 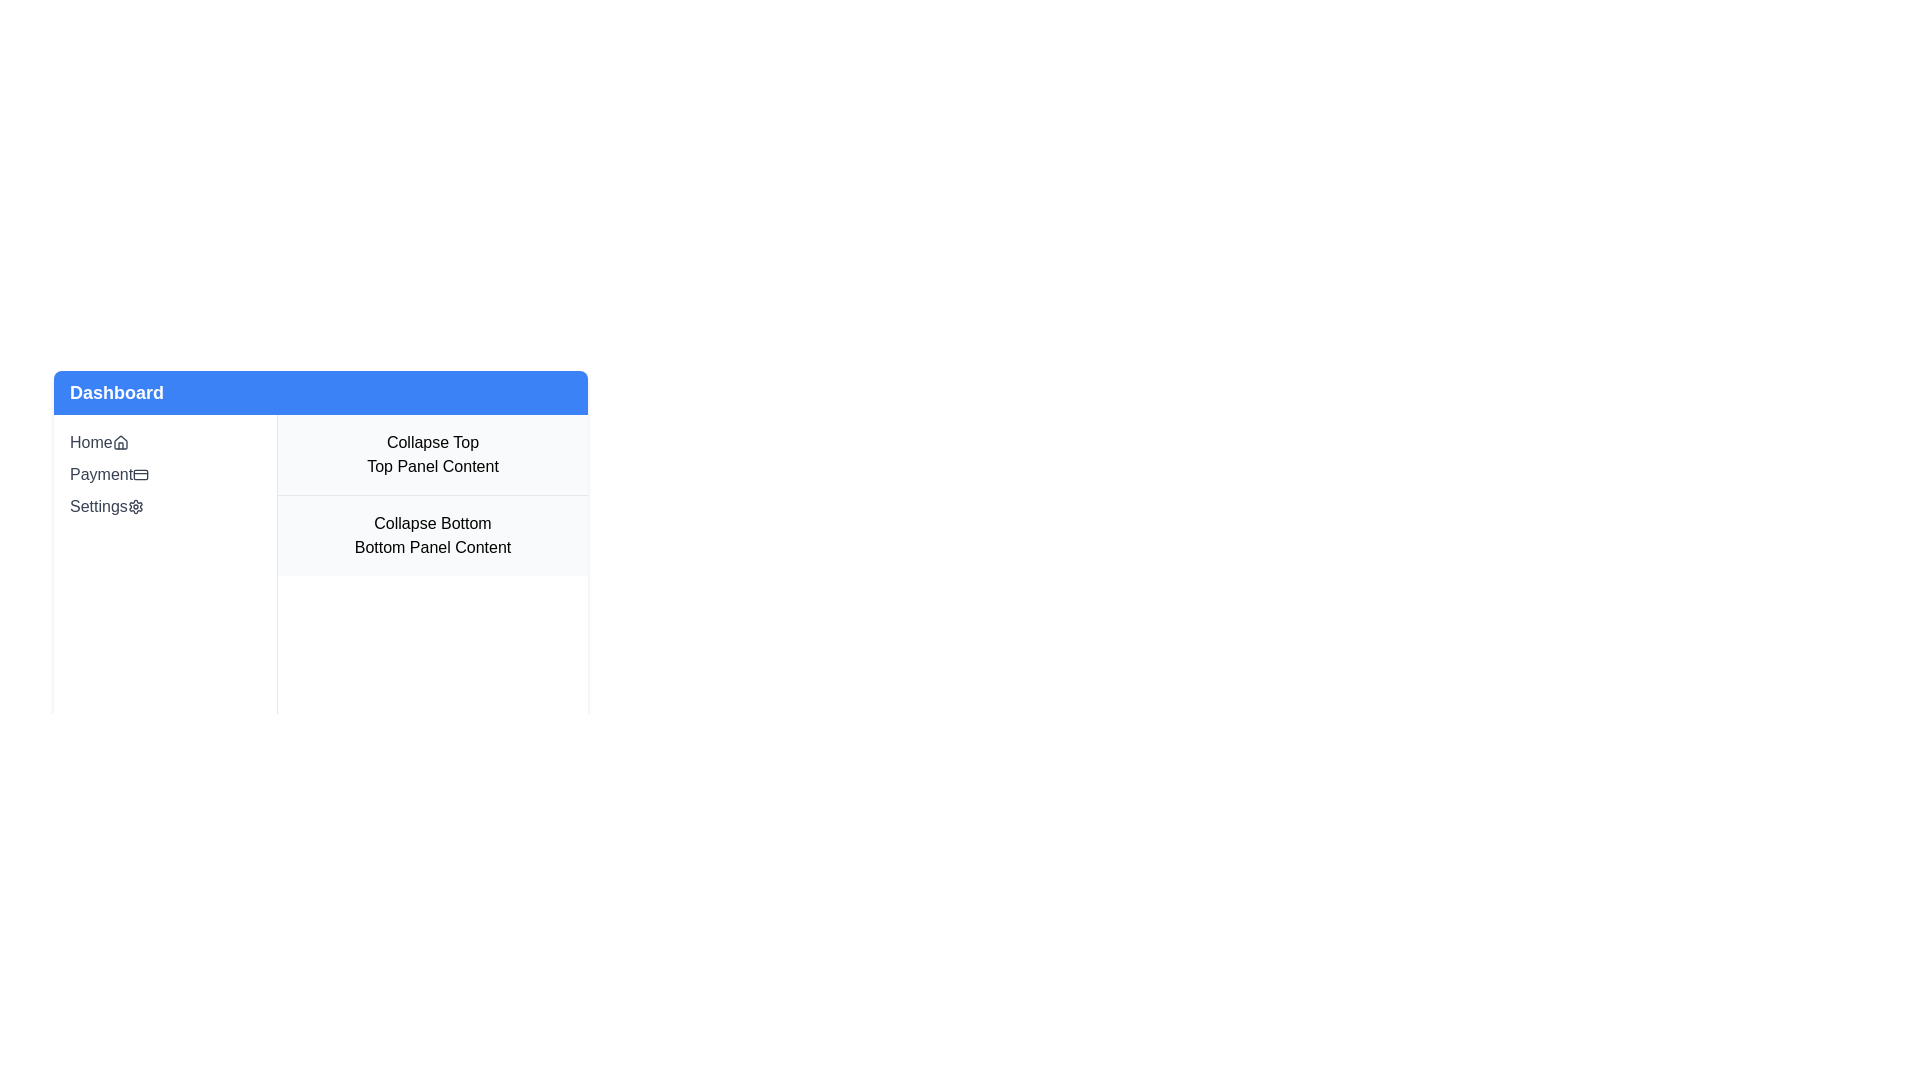 What do you see at coordinates (165, 474) in the screenshot?
I see `the 'Payment' link in the vertical navigation menu` at bounding box center [165, 474].